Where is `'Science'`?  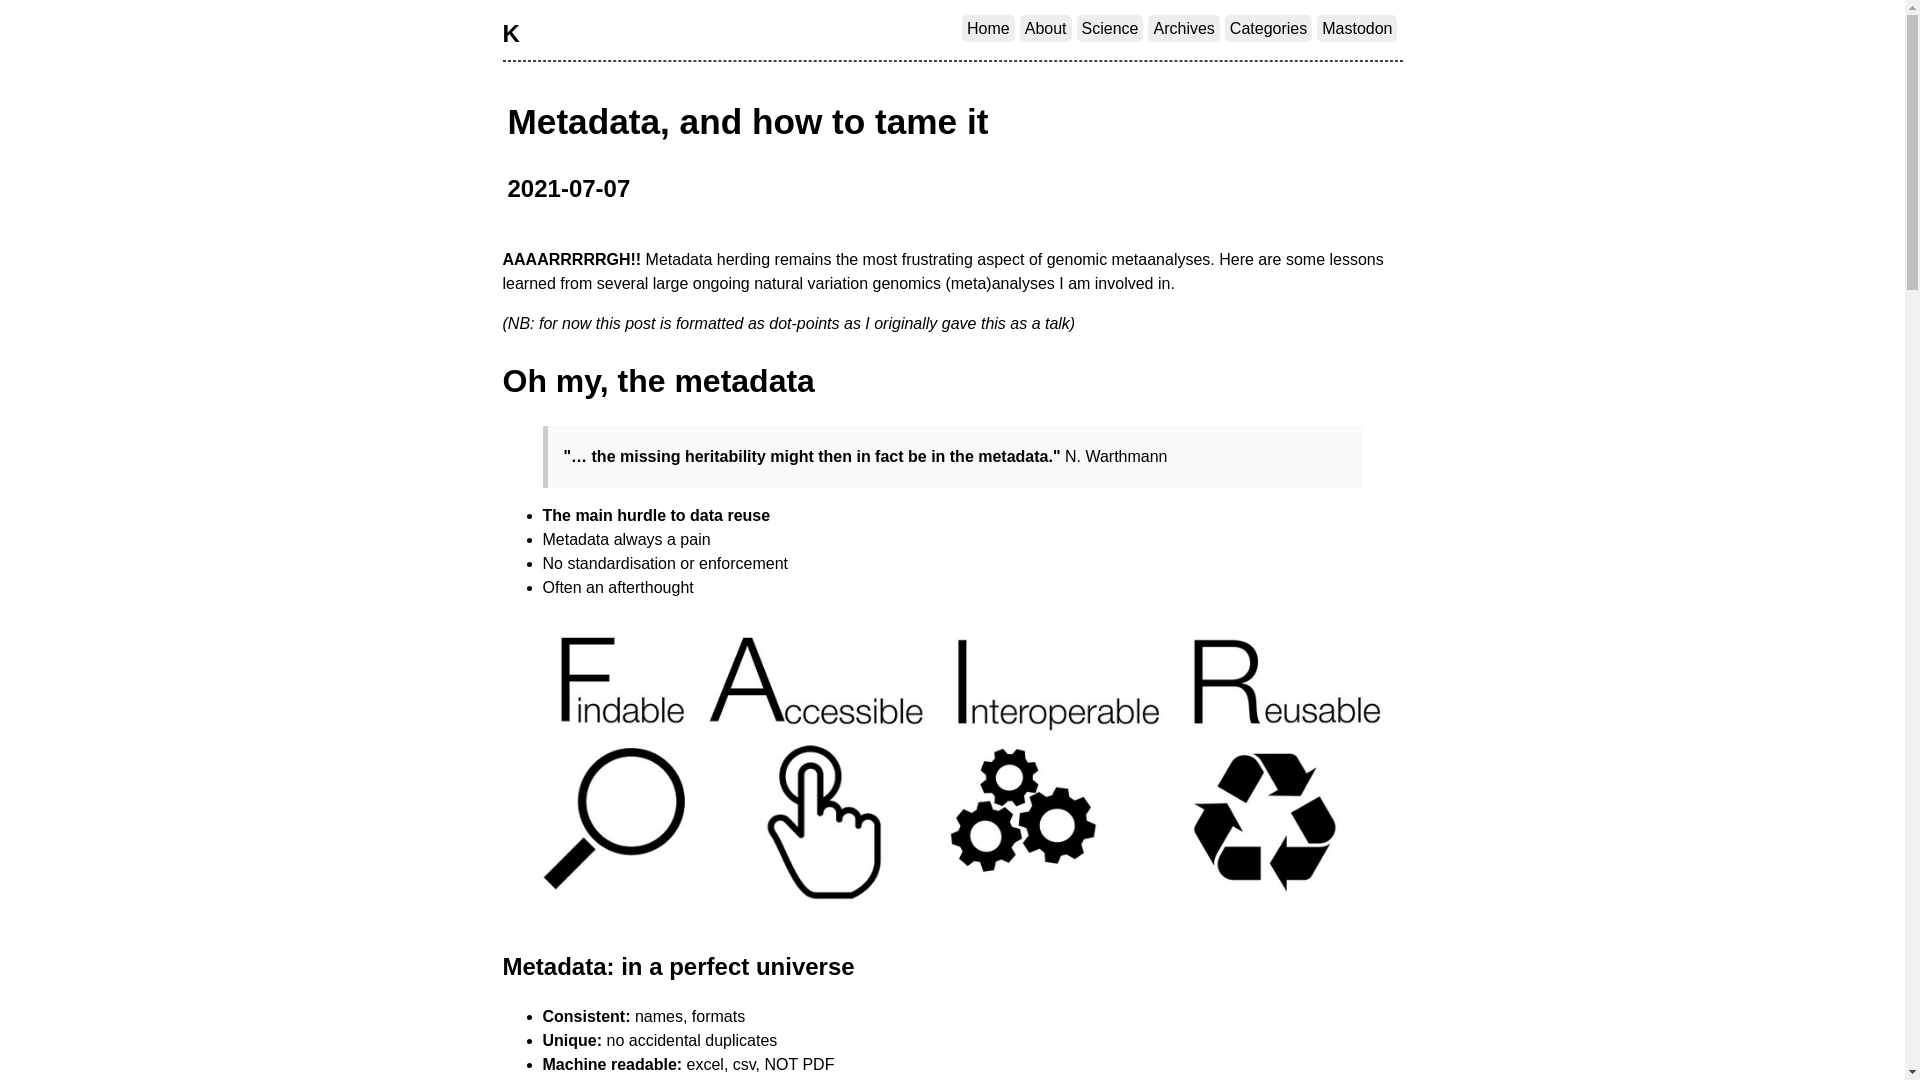
'Science' is located at coordinates (1109, 28).